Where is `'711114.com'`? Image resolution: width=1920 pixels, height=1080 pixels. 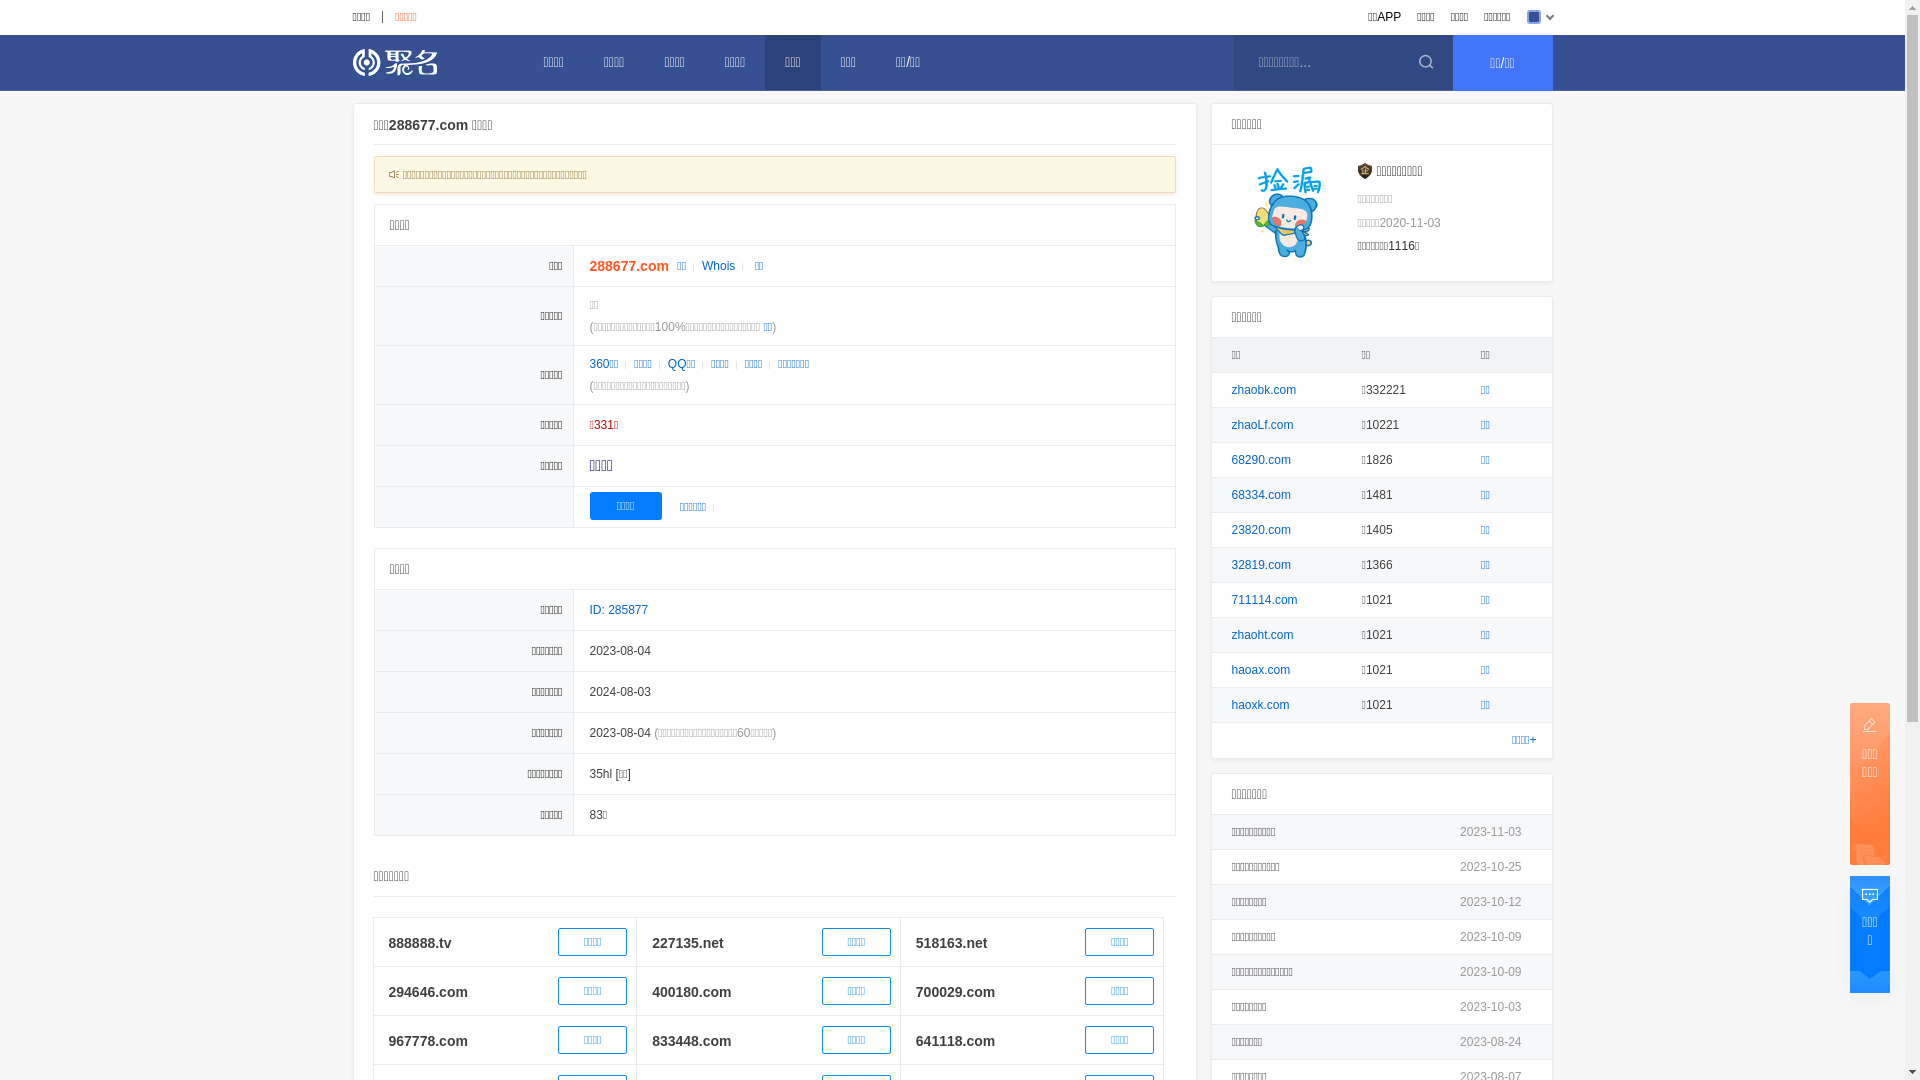 '711114.com' is located at coordinates (1264, 599).